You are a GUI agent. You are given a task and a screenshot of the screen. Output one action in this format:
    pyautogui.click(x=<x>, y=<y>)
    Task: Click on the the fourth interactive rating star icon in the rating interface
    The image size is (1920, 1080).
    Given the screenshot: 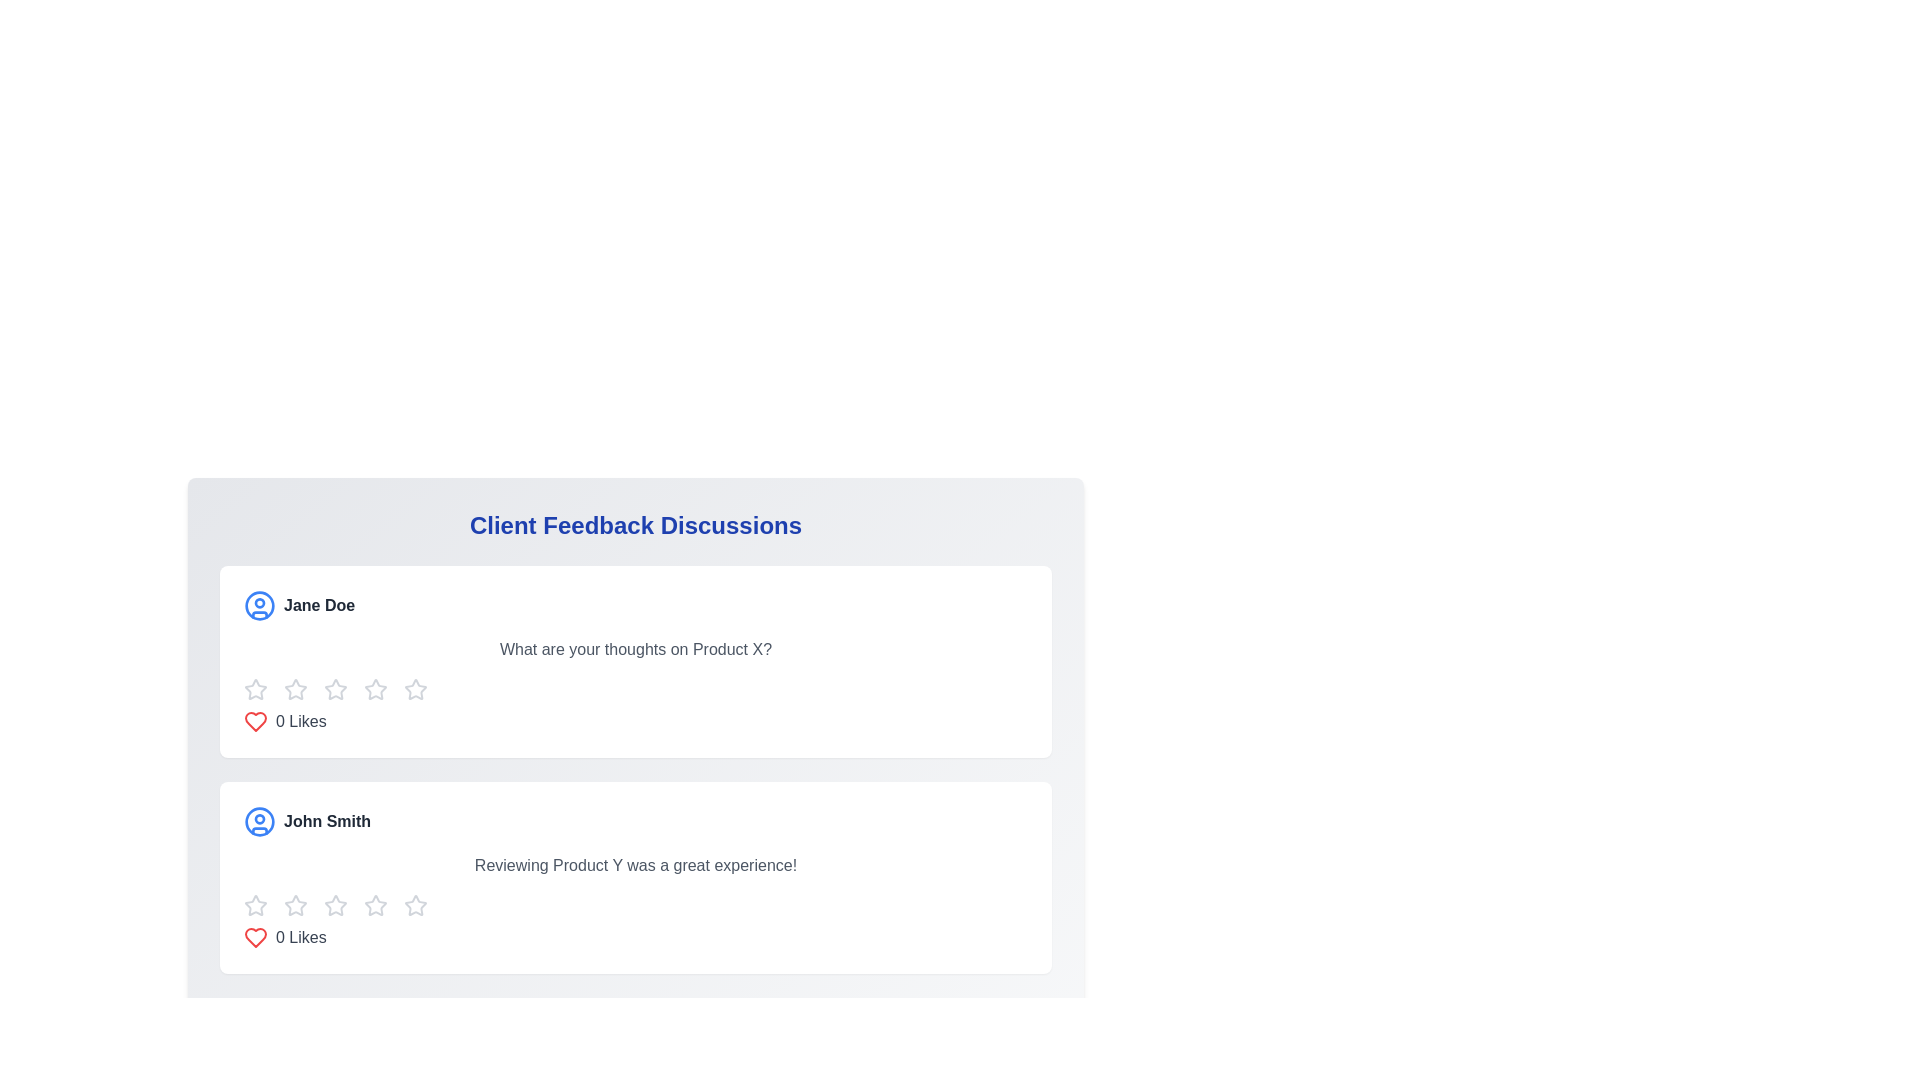 What is the action you would take?
    pyautogui.click(x=336, y=689)
    